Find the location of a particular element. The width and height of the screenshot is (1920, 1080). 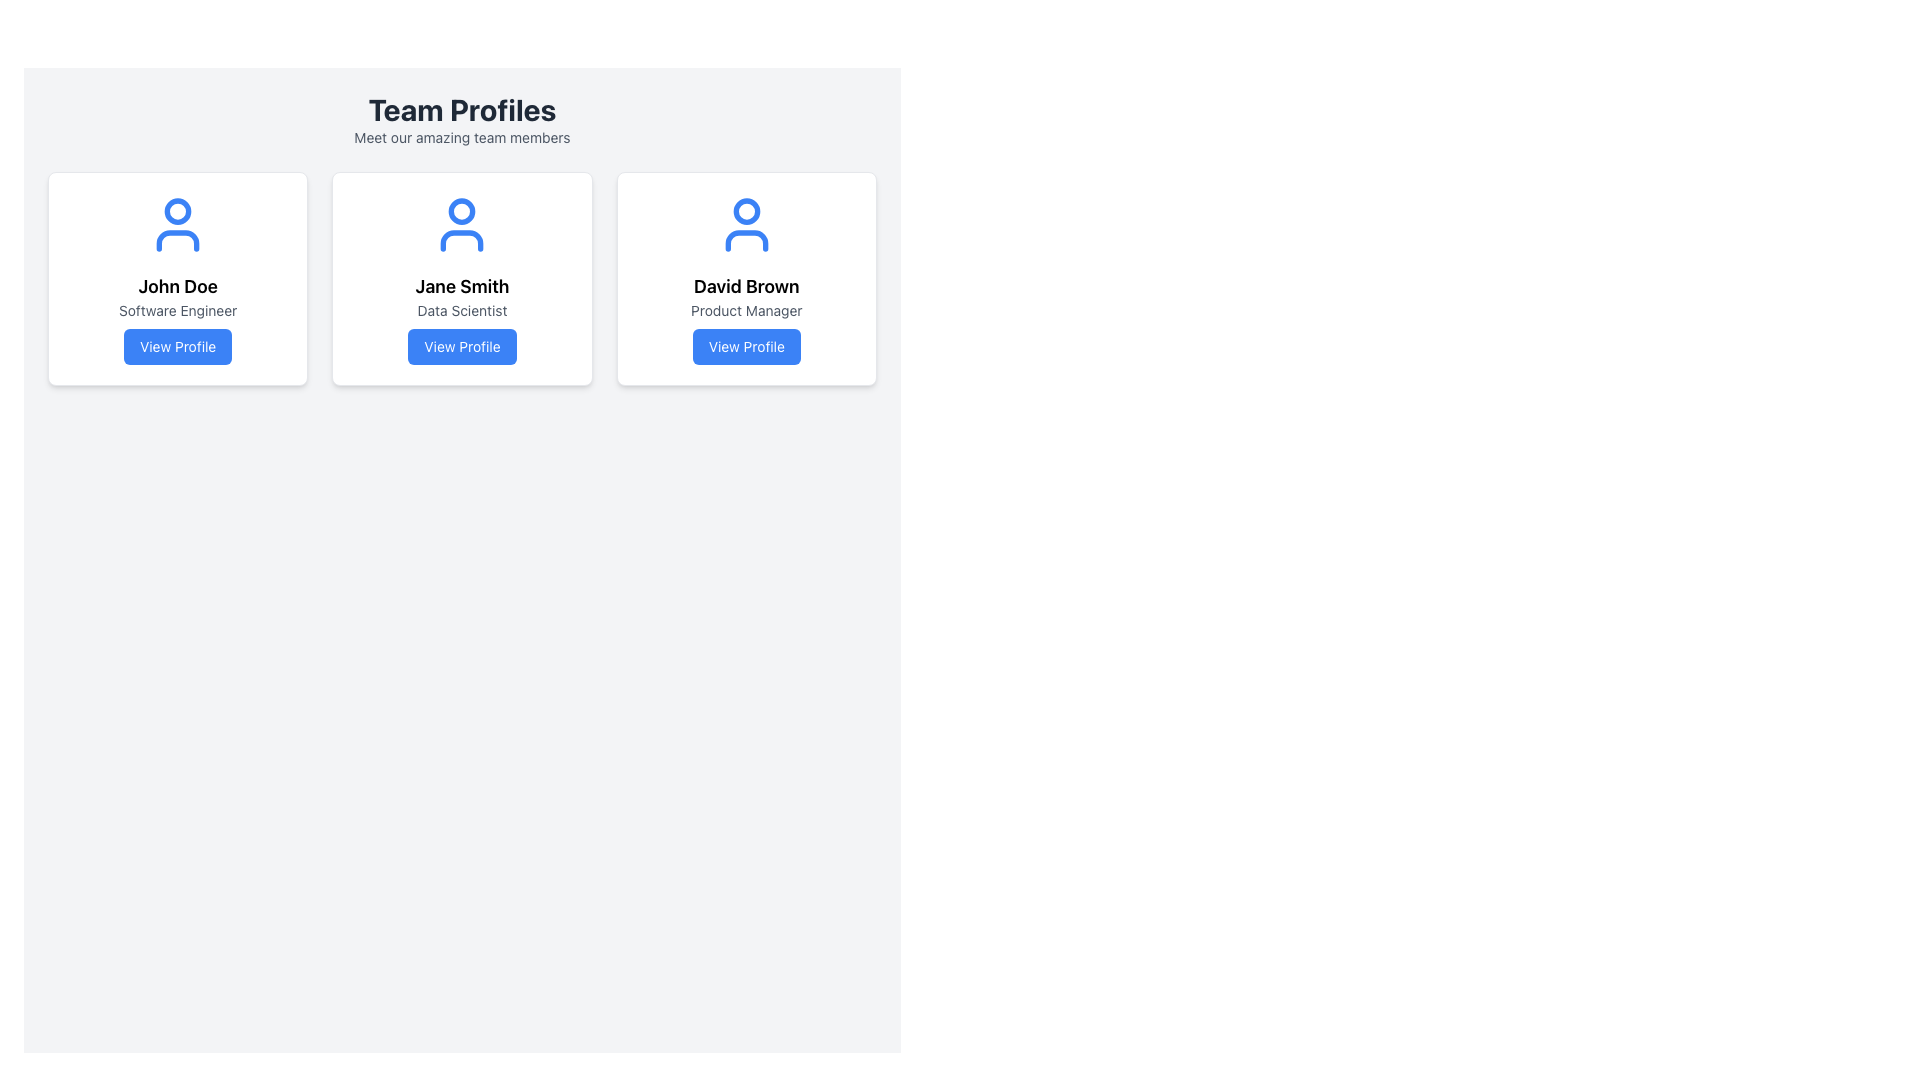

the text label indicating the job title of John Doe, which is positioned directly below his name and above the 'View Profile' button is located at coordinates (178, 311).